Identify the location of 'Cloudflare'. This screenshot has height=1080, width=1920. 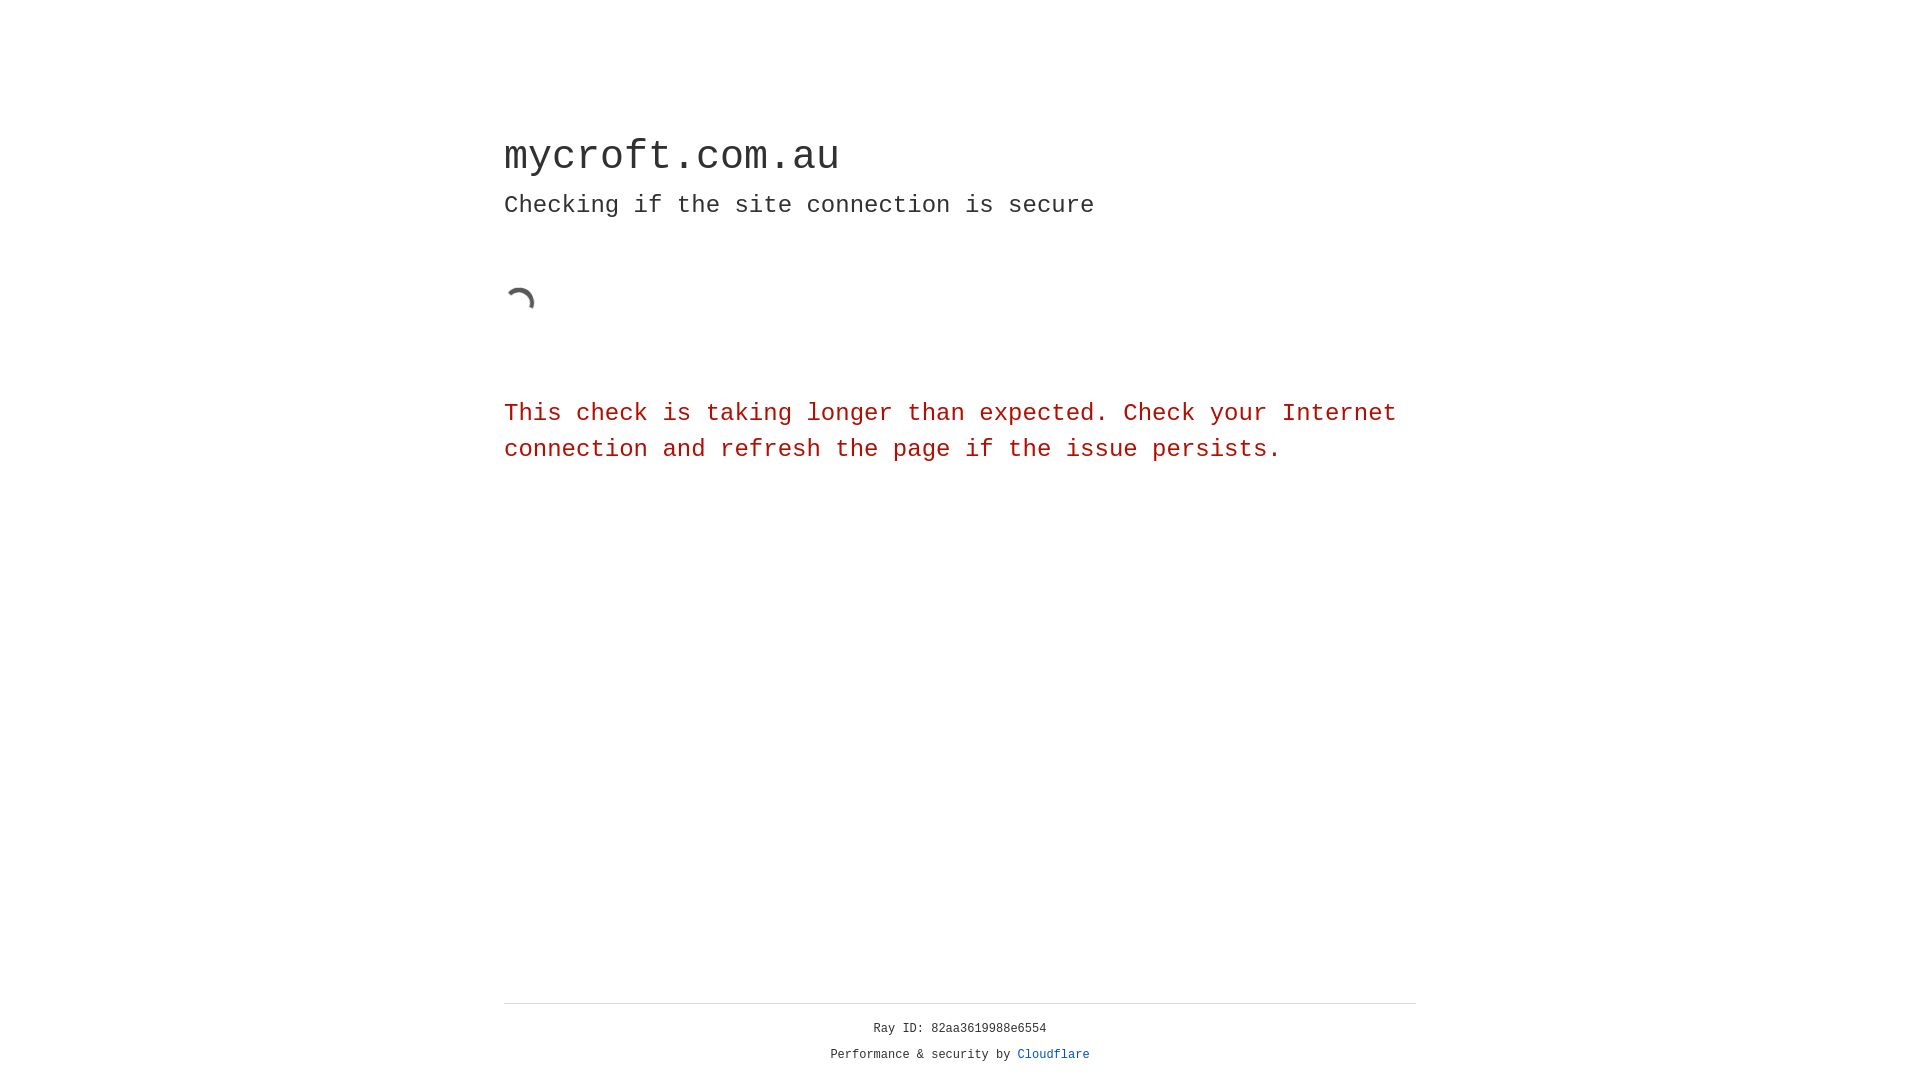
(1053, 1054).